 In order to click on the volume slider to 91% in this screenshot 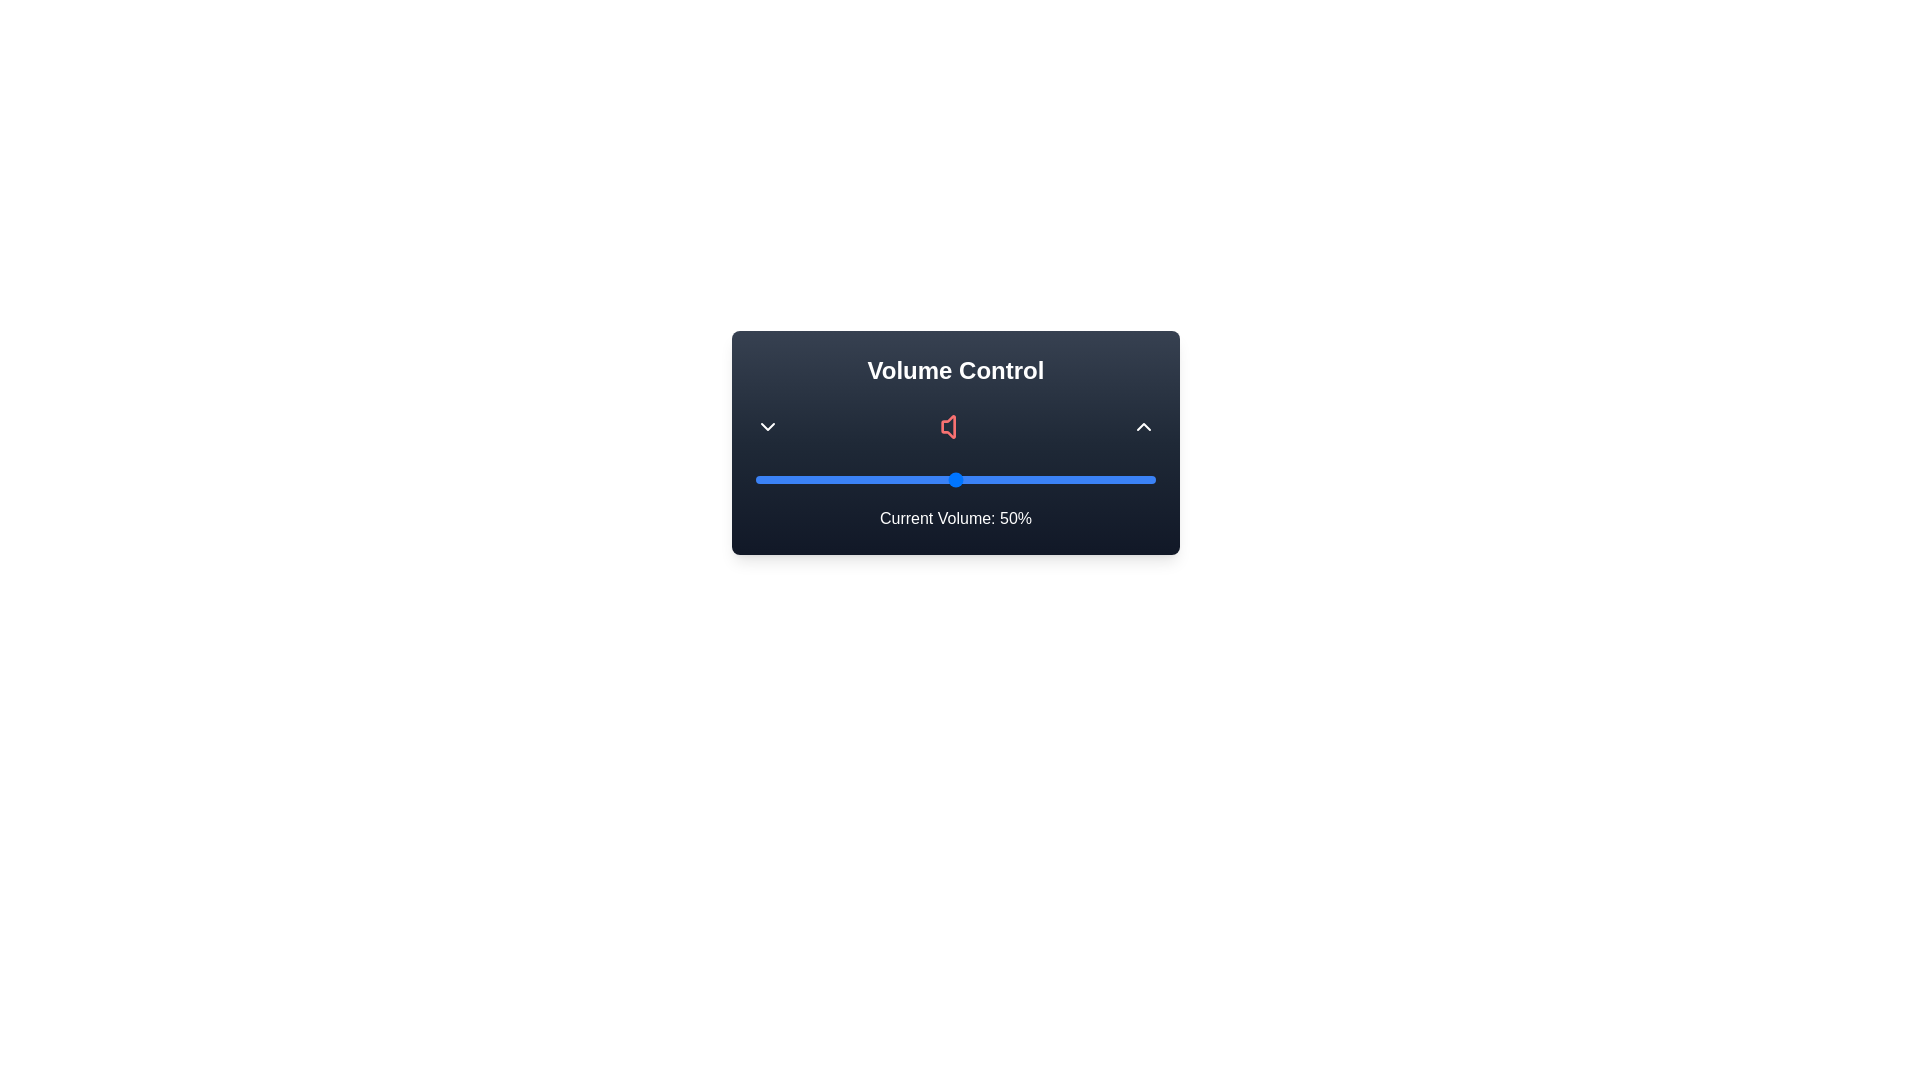, I will do `click(1118, 479)`.